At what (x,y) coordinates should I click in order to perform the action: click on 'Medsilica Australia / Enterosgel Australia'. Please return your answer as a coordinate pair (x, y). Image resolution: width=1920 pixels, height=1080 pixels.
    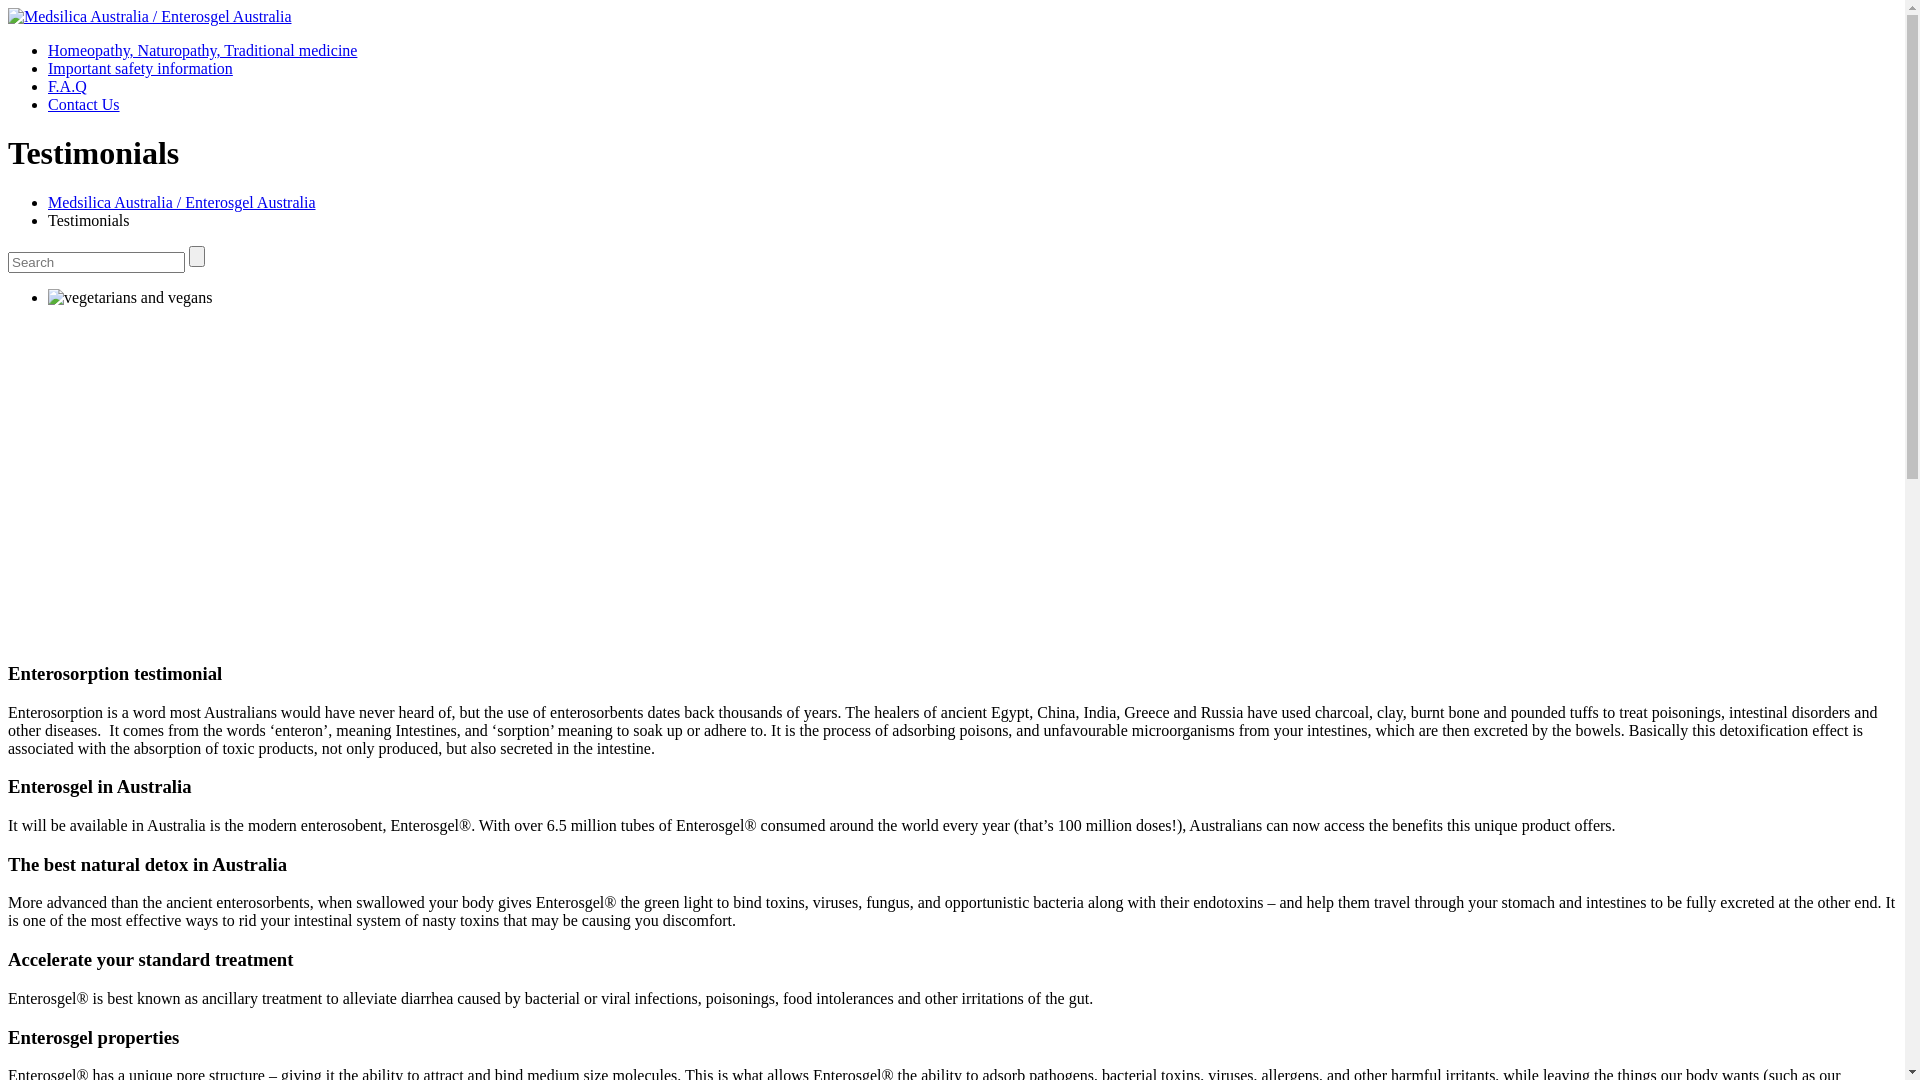
    Looking at the image, I should click on (48, 202).